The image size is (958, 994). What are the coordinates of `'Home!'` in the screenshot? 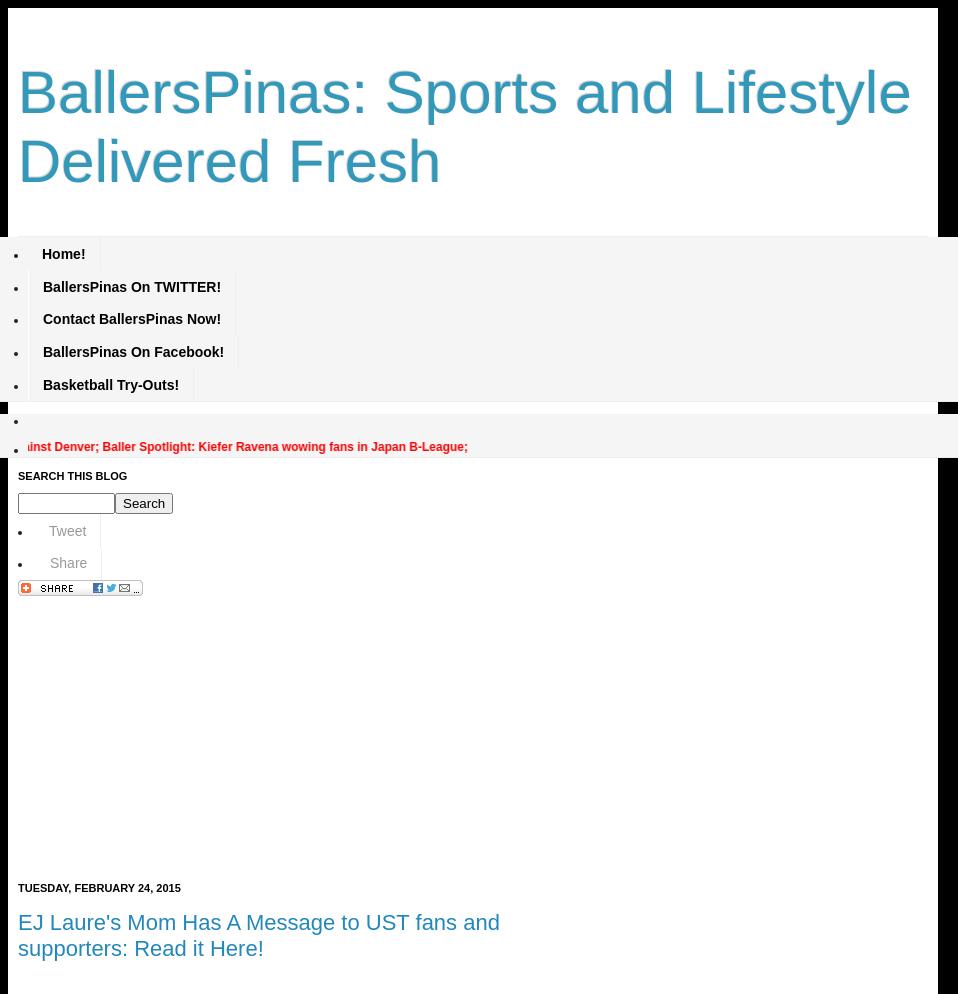 It's located at (62, 251).